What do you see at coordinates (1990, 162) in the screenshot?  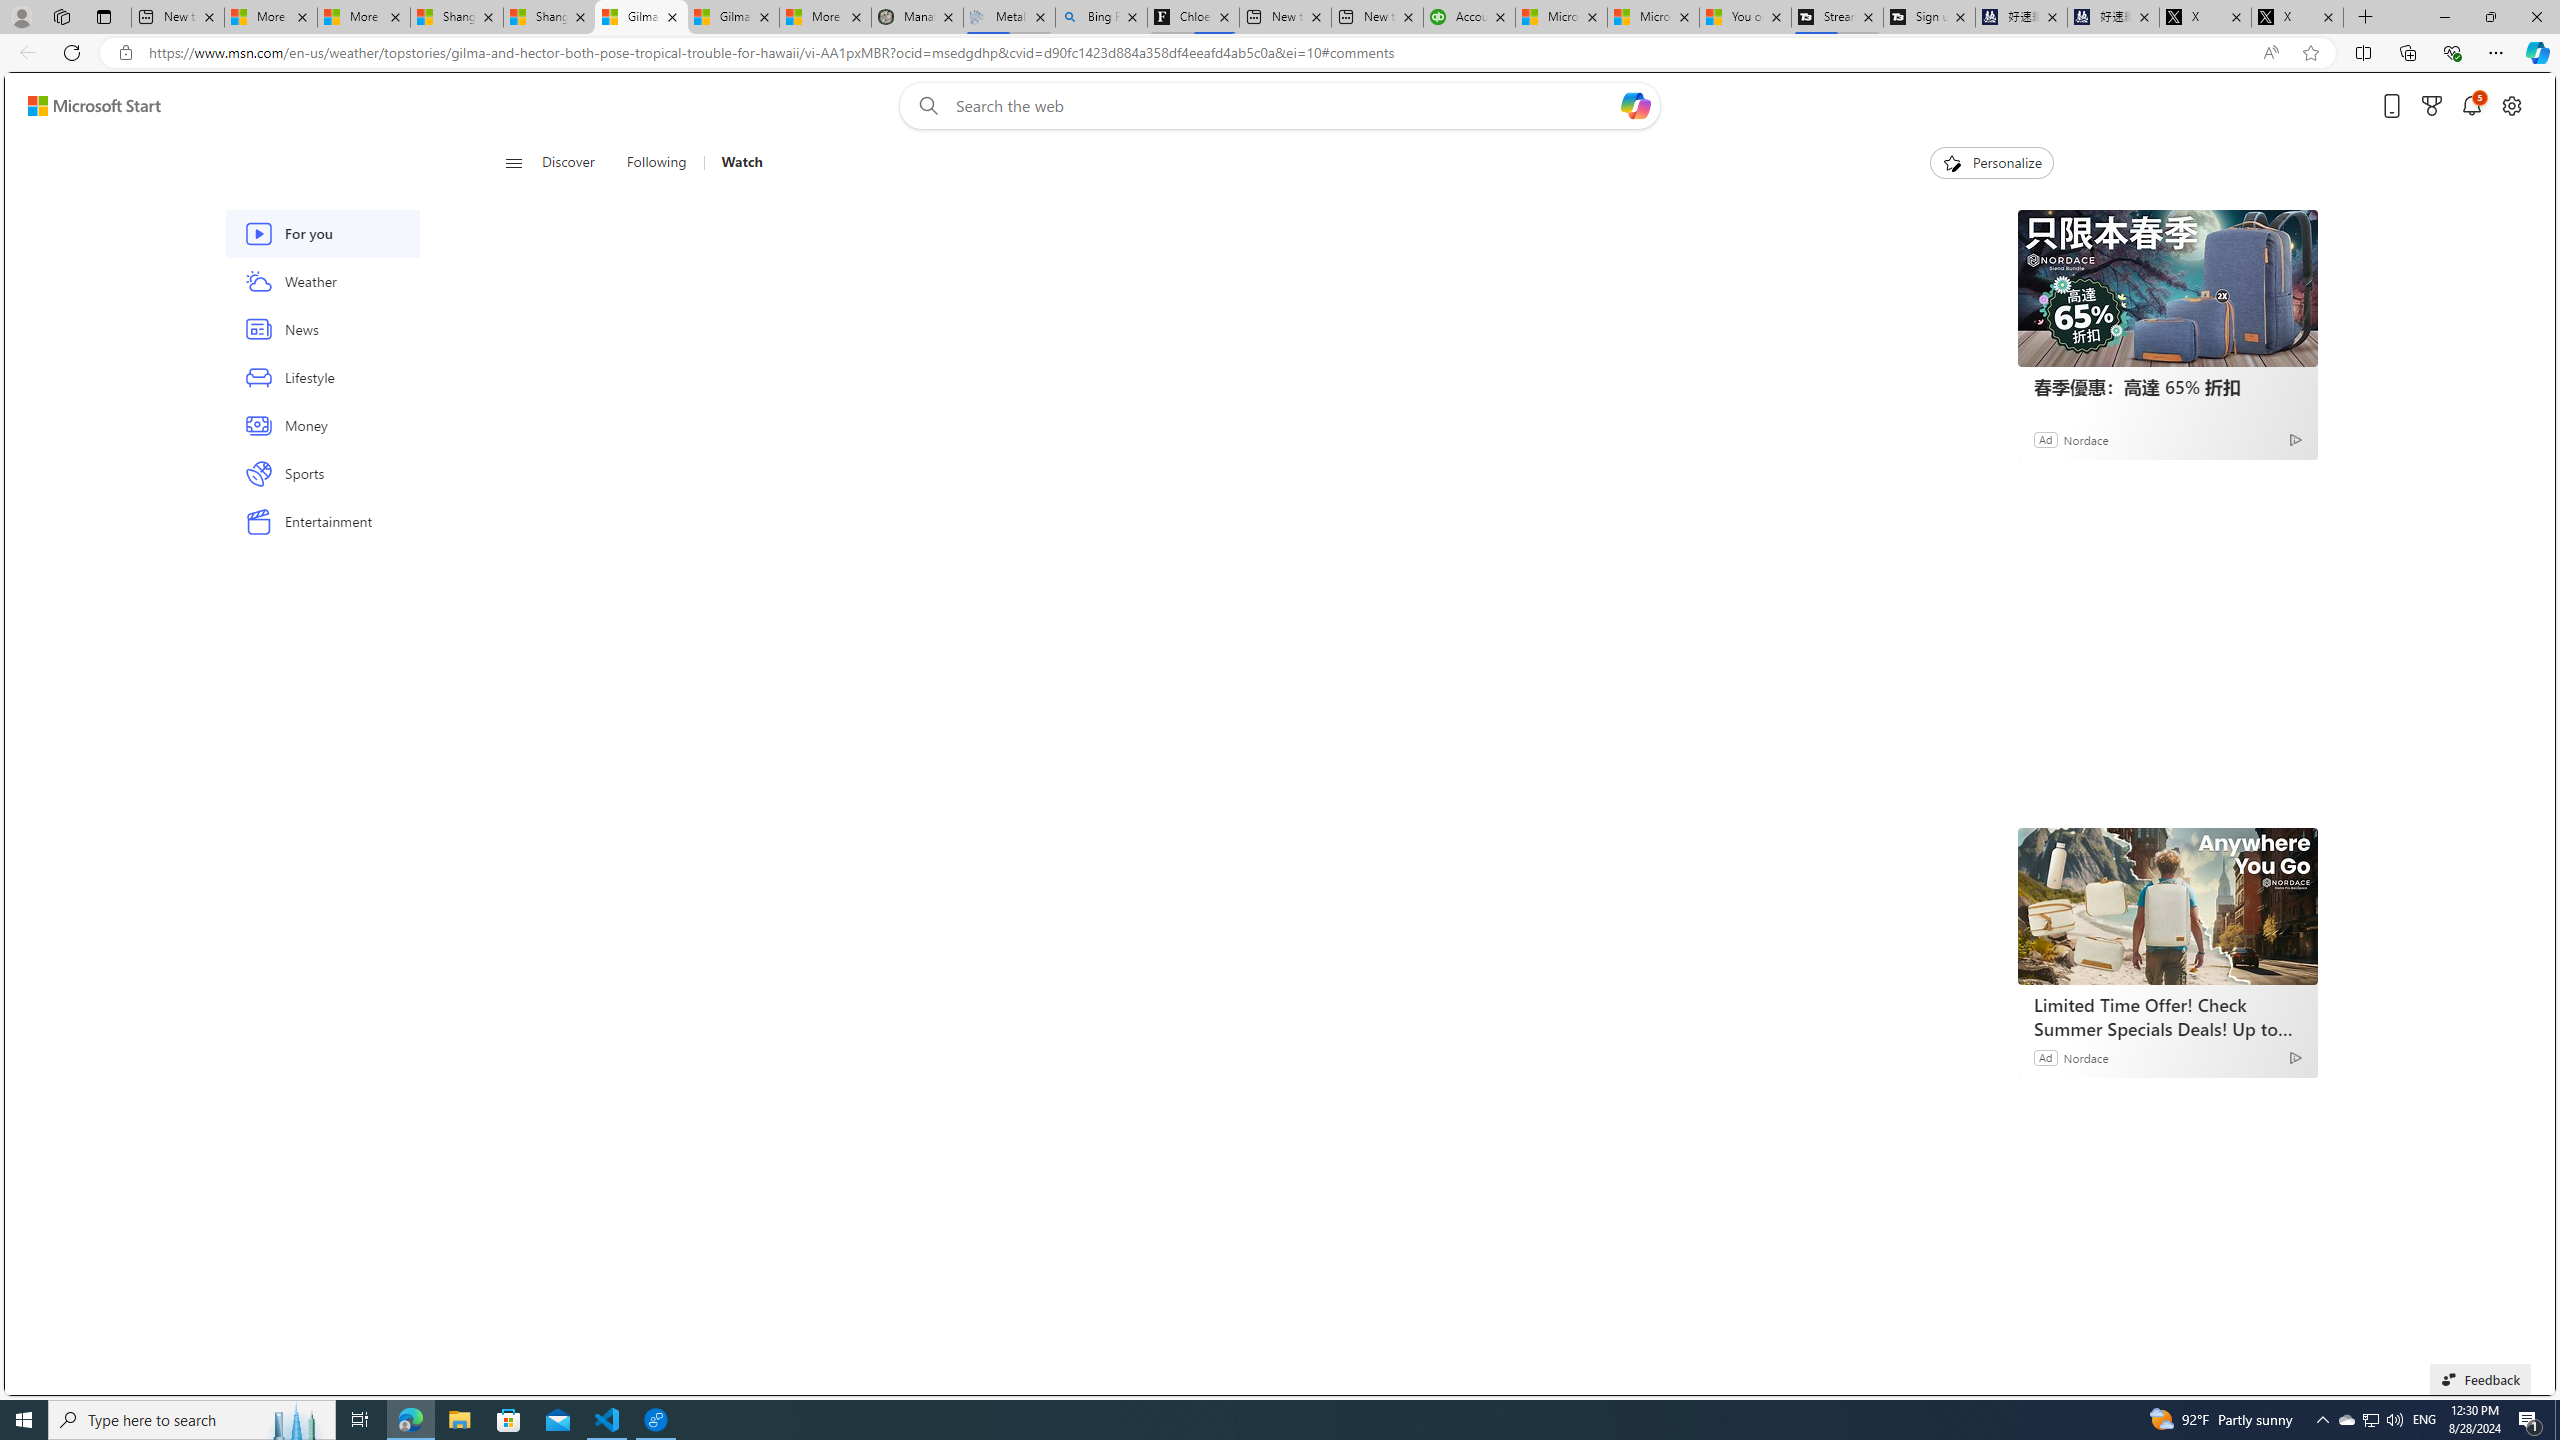 I see `'Personalize'` at bounding box center [1990, 162].